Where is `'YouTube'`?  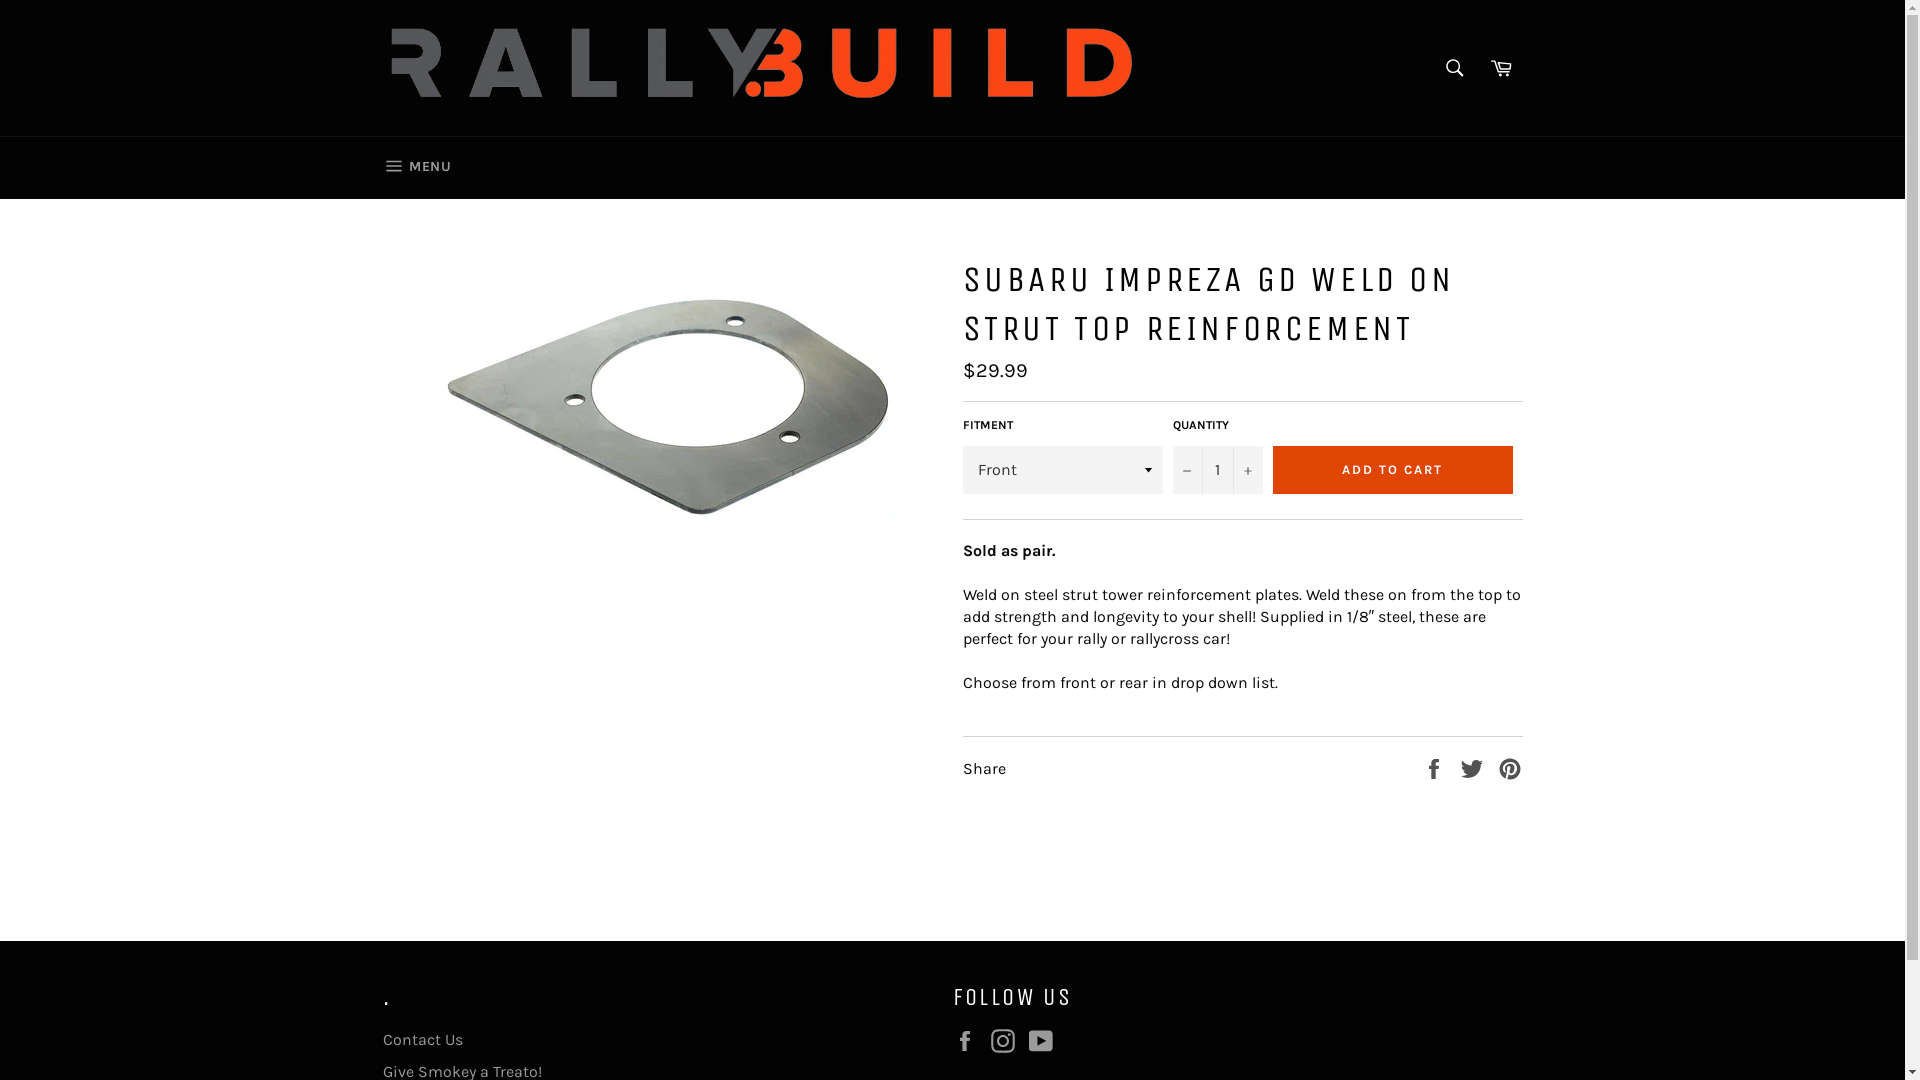
'YouTube' is located at coordinates (1044, 1040).